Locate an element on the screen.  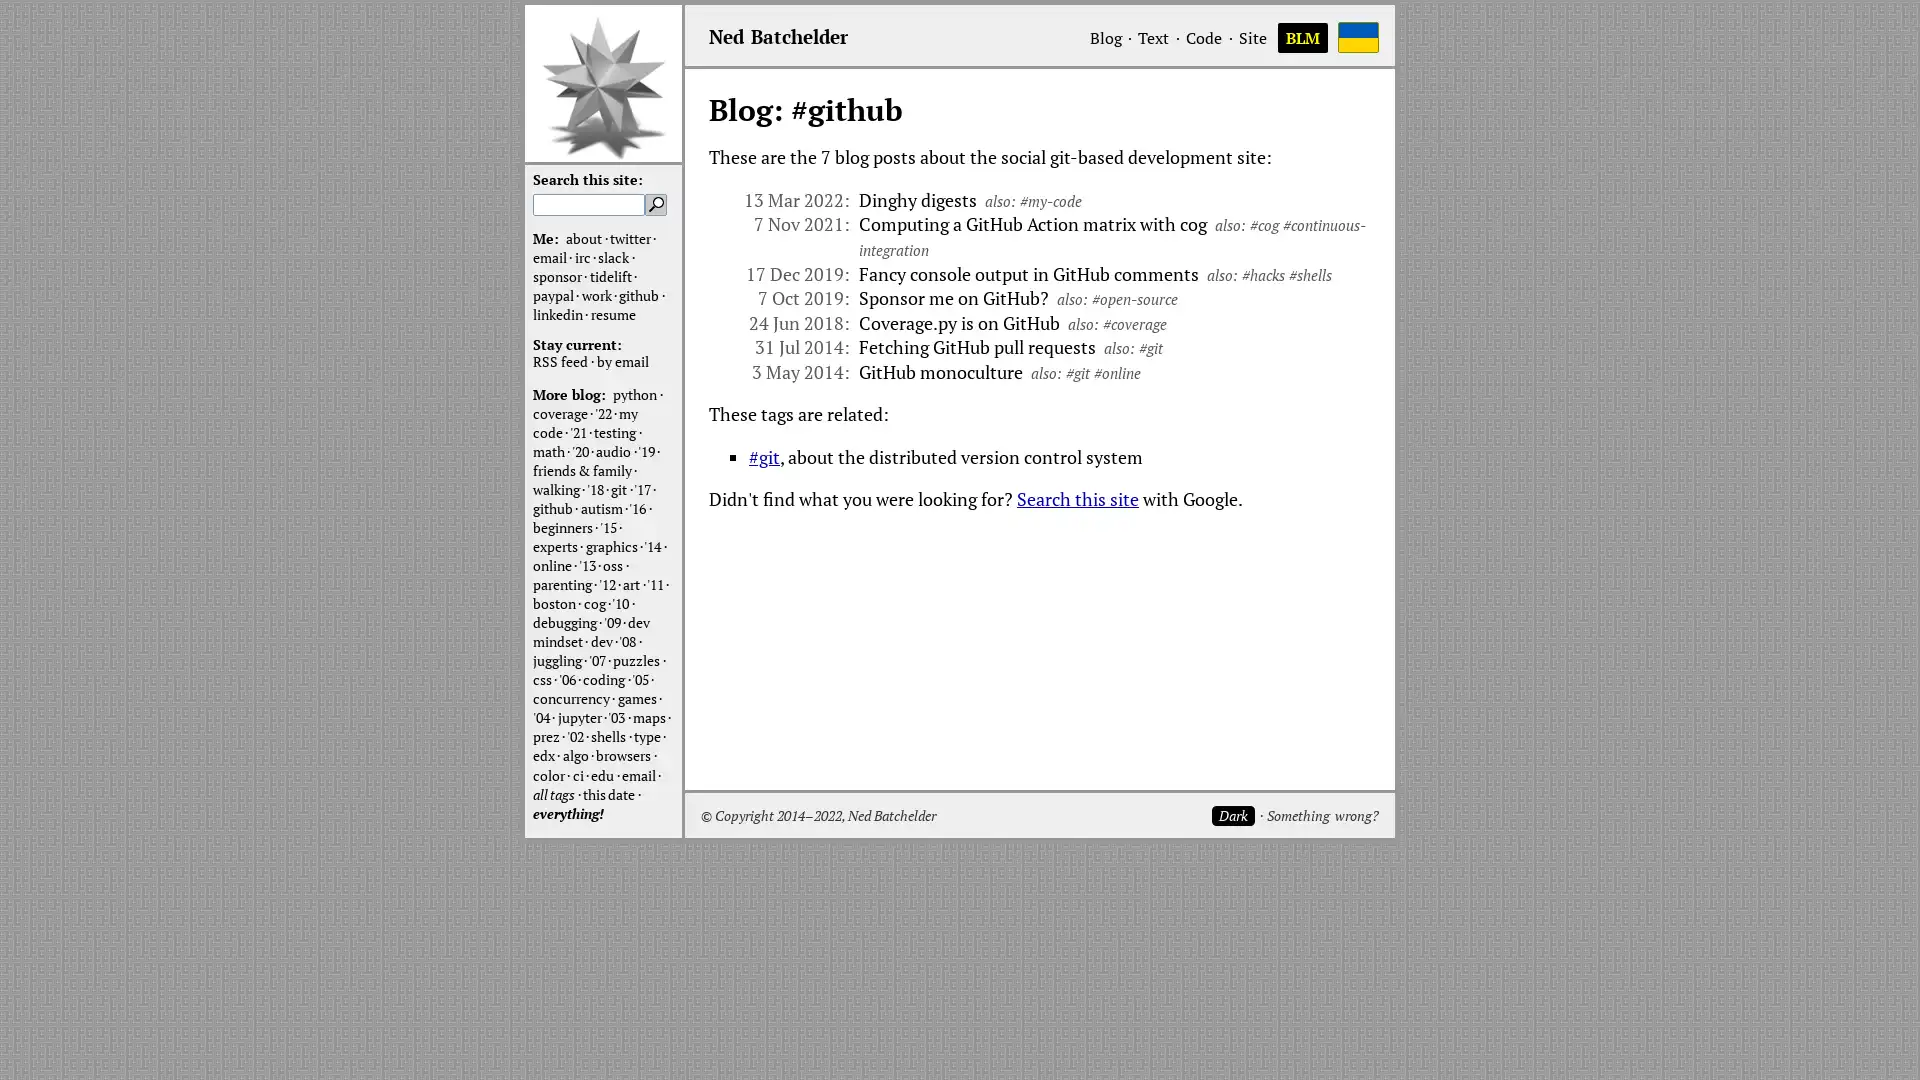
Search is located at coordinates (656, 204).